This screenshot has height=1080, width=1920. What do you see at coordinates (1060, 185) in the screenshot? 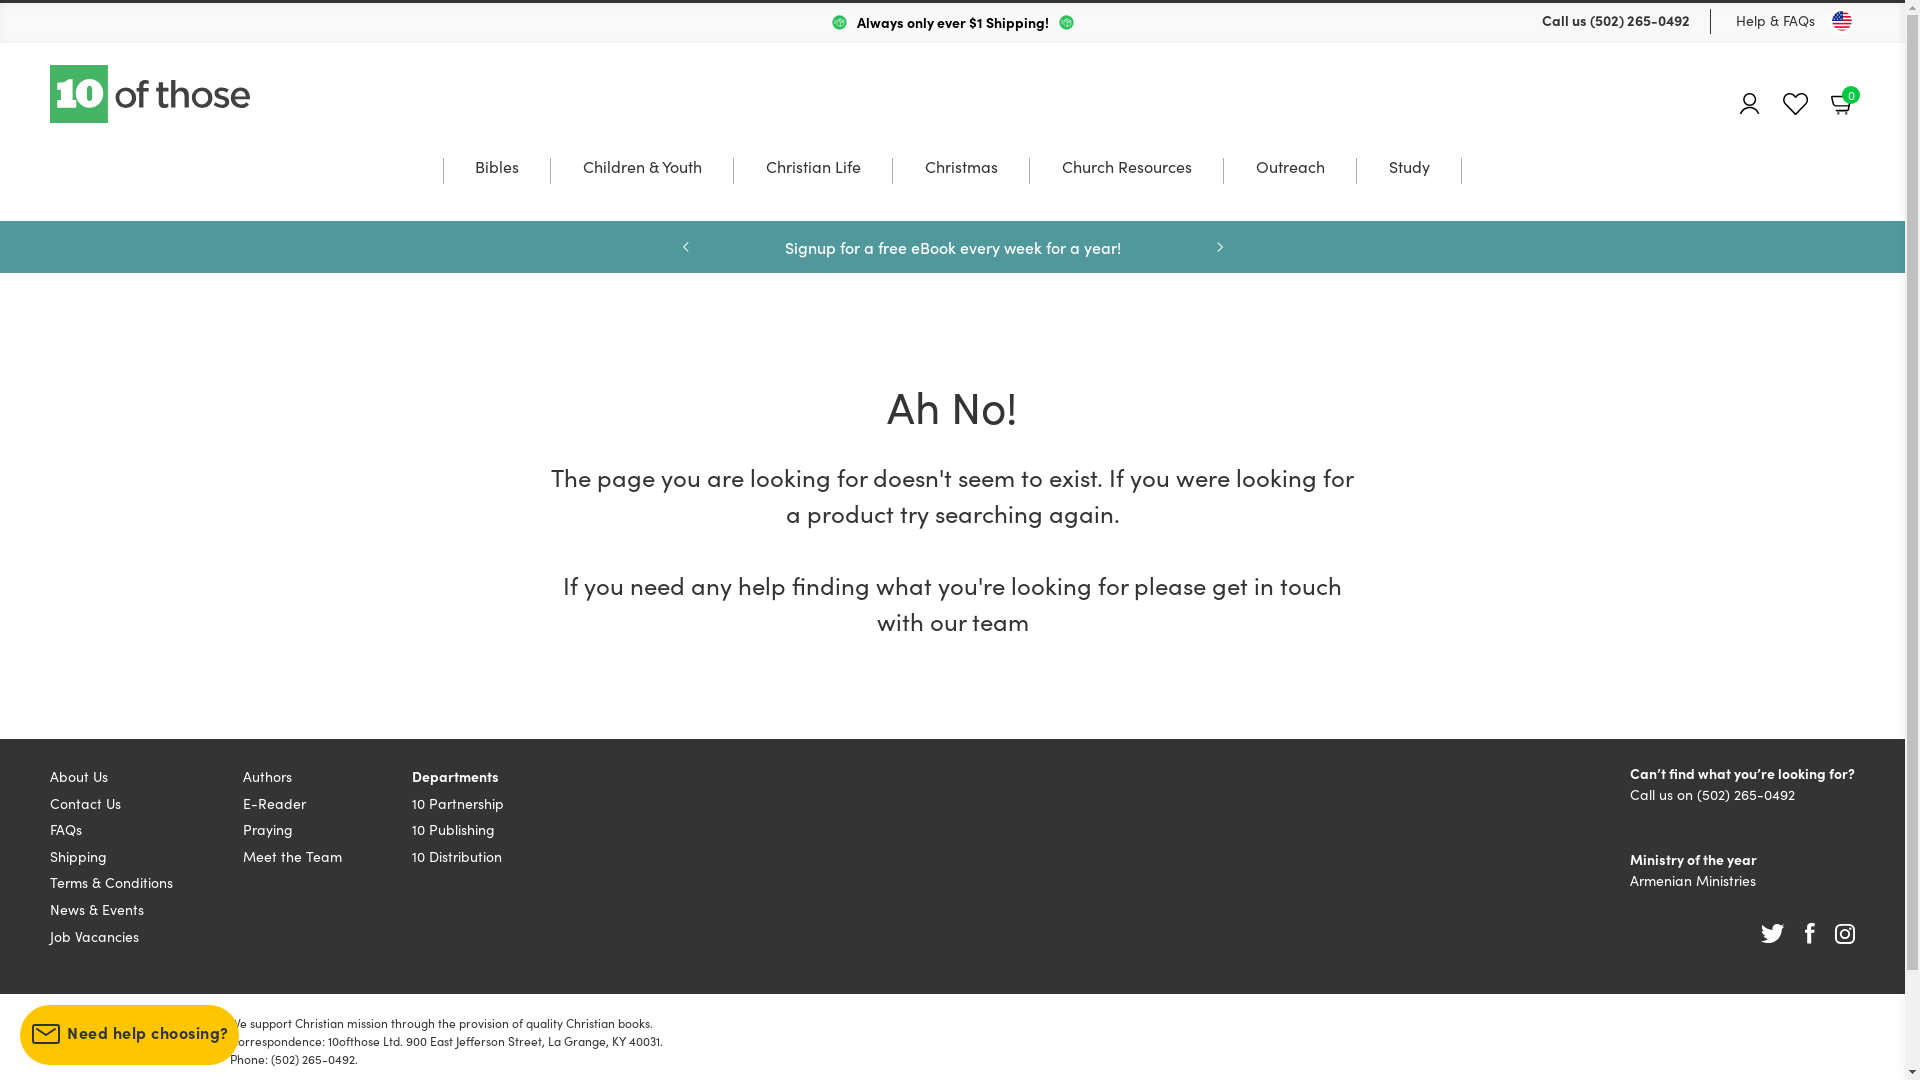
I see `'Church Resources'` at bounding box center [1060, 185].